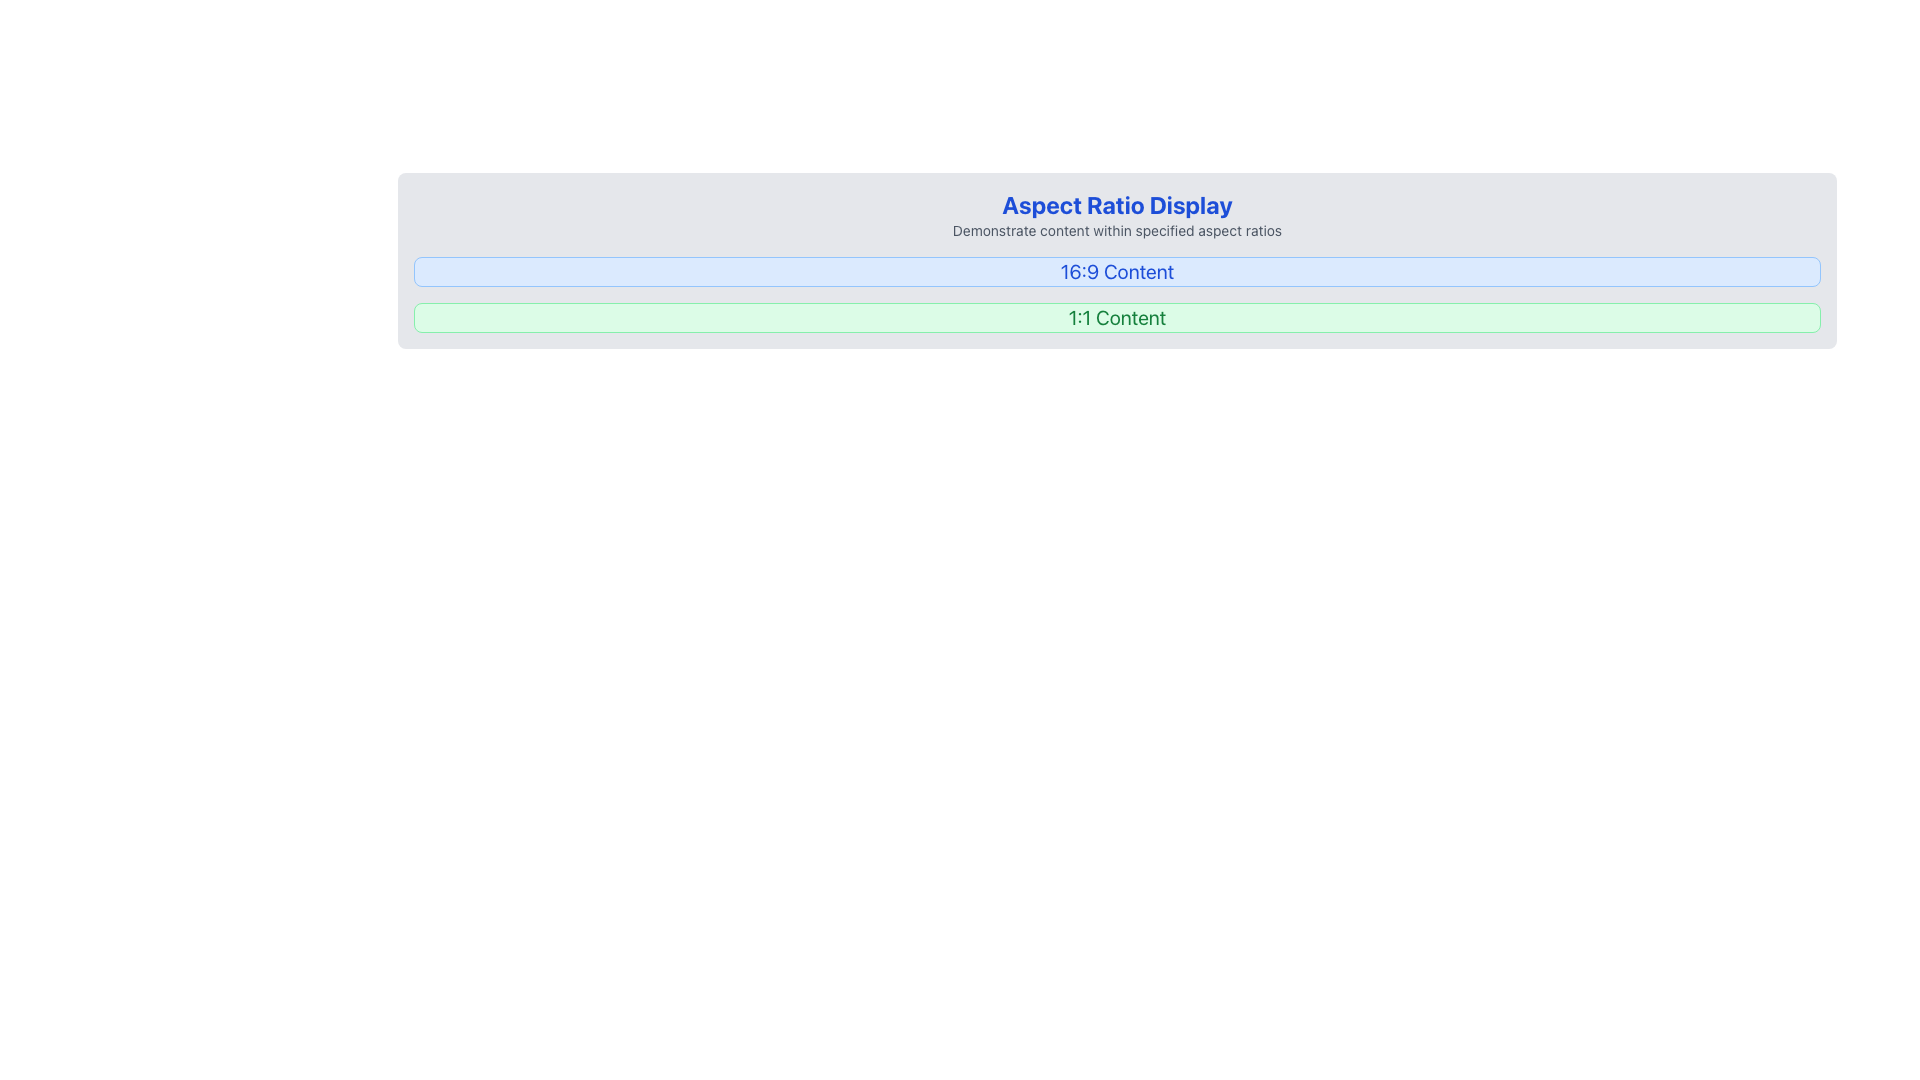 The image size is (1920, 1080). What do you see at coordinates (1116, 316) in the screenshot?
I see `the second interactive content box under the banner titled 'Aspect Ratio Display'` at bounding box center [1116, 316].